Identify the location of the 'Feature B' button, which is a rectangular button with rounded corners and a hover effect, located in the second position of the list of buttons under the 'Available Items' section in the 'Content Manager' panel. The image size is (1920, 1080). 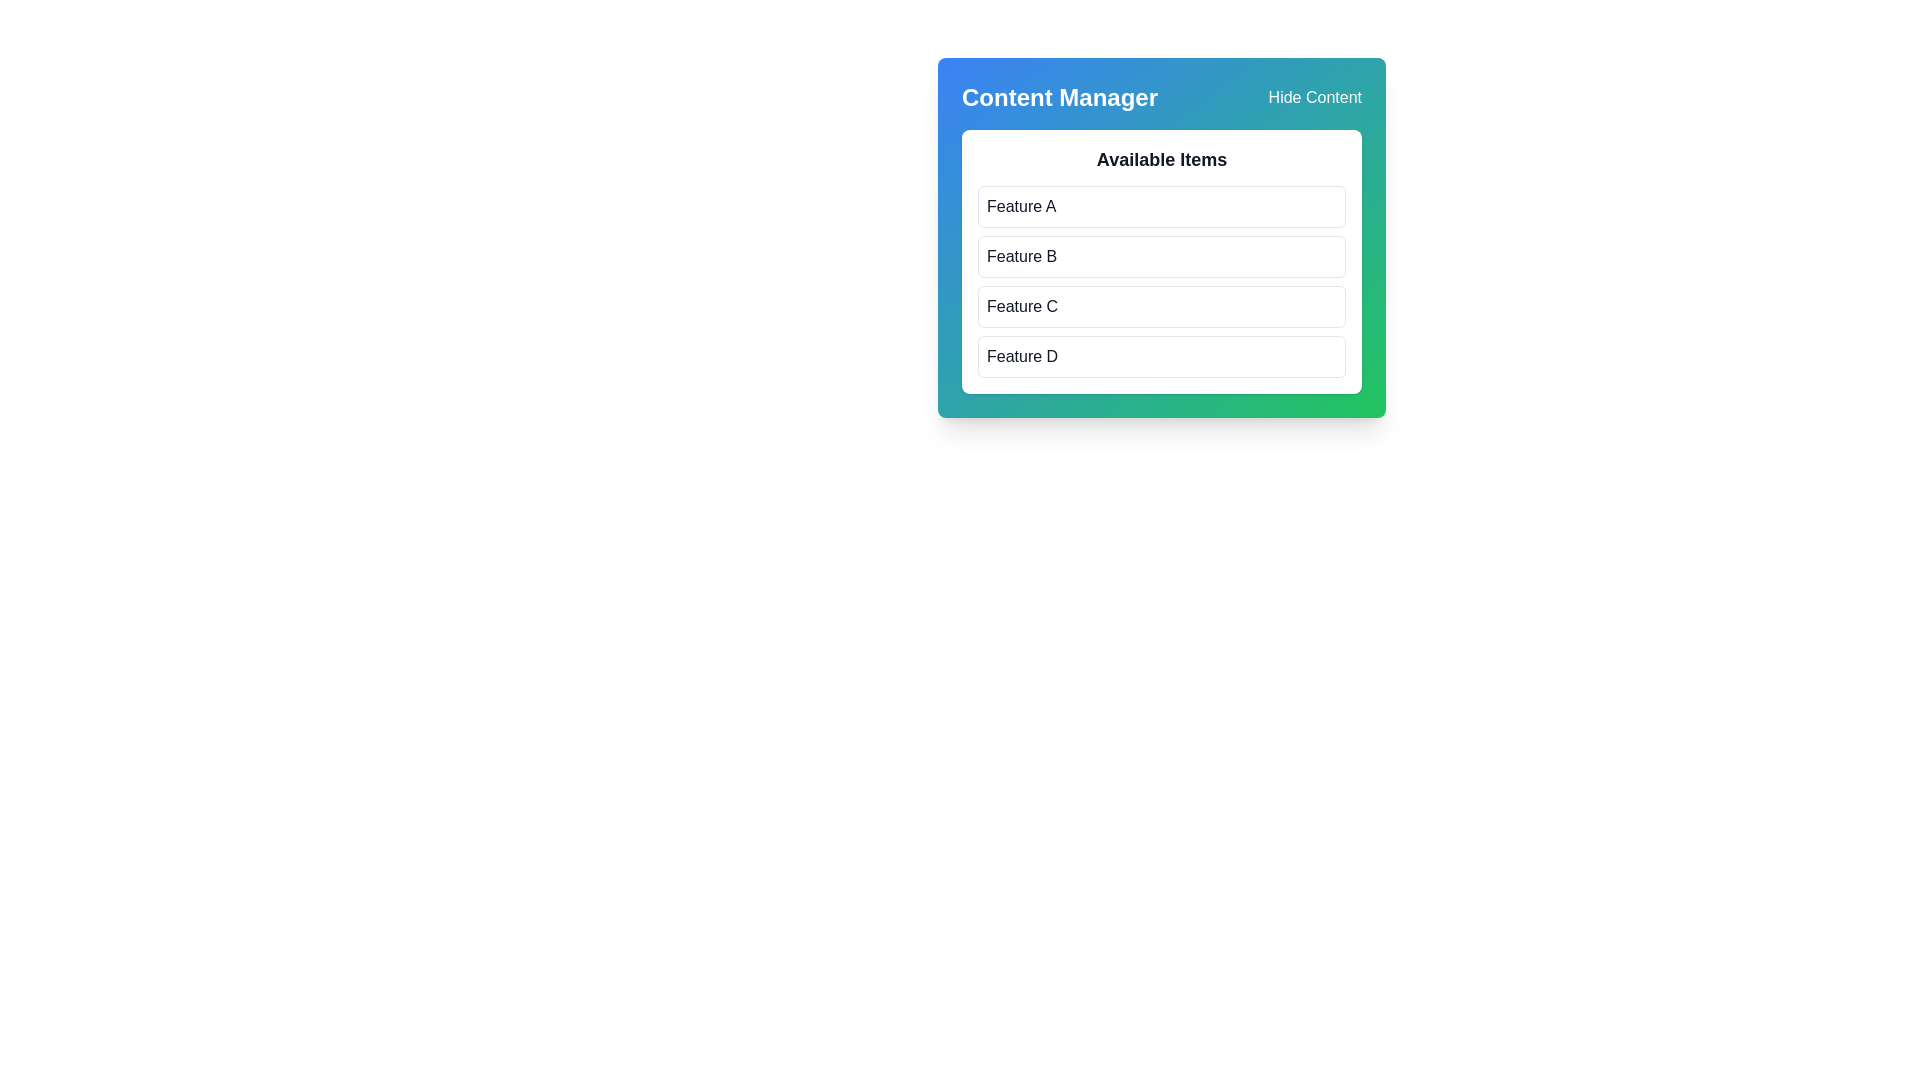
(1161, 256).